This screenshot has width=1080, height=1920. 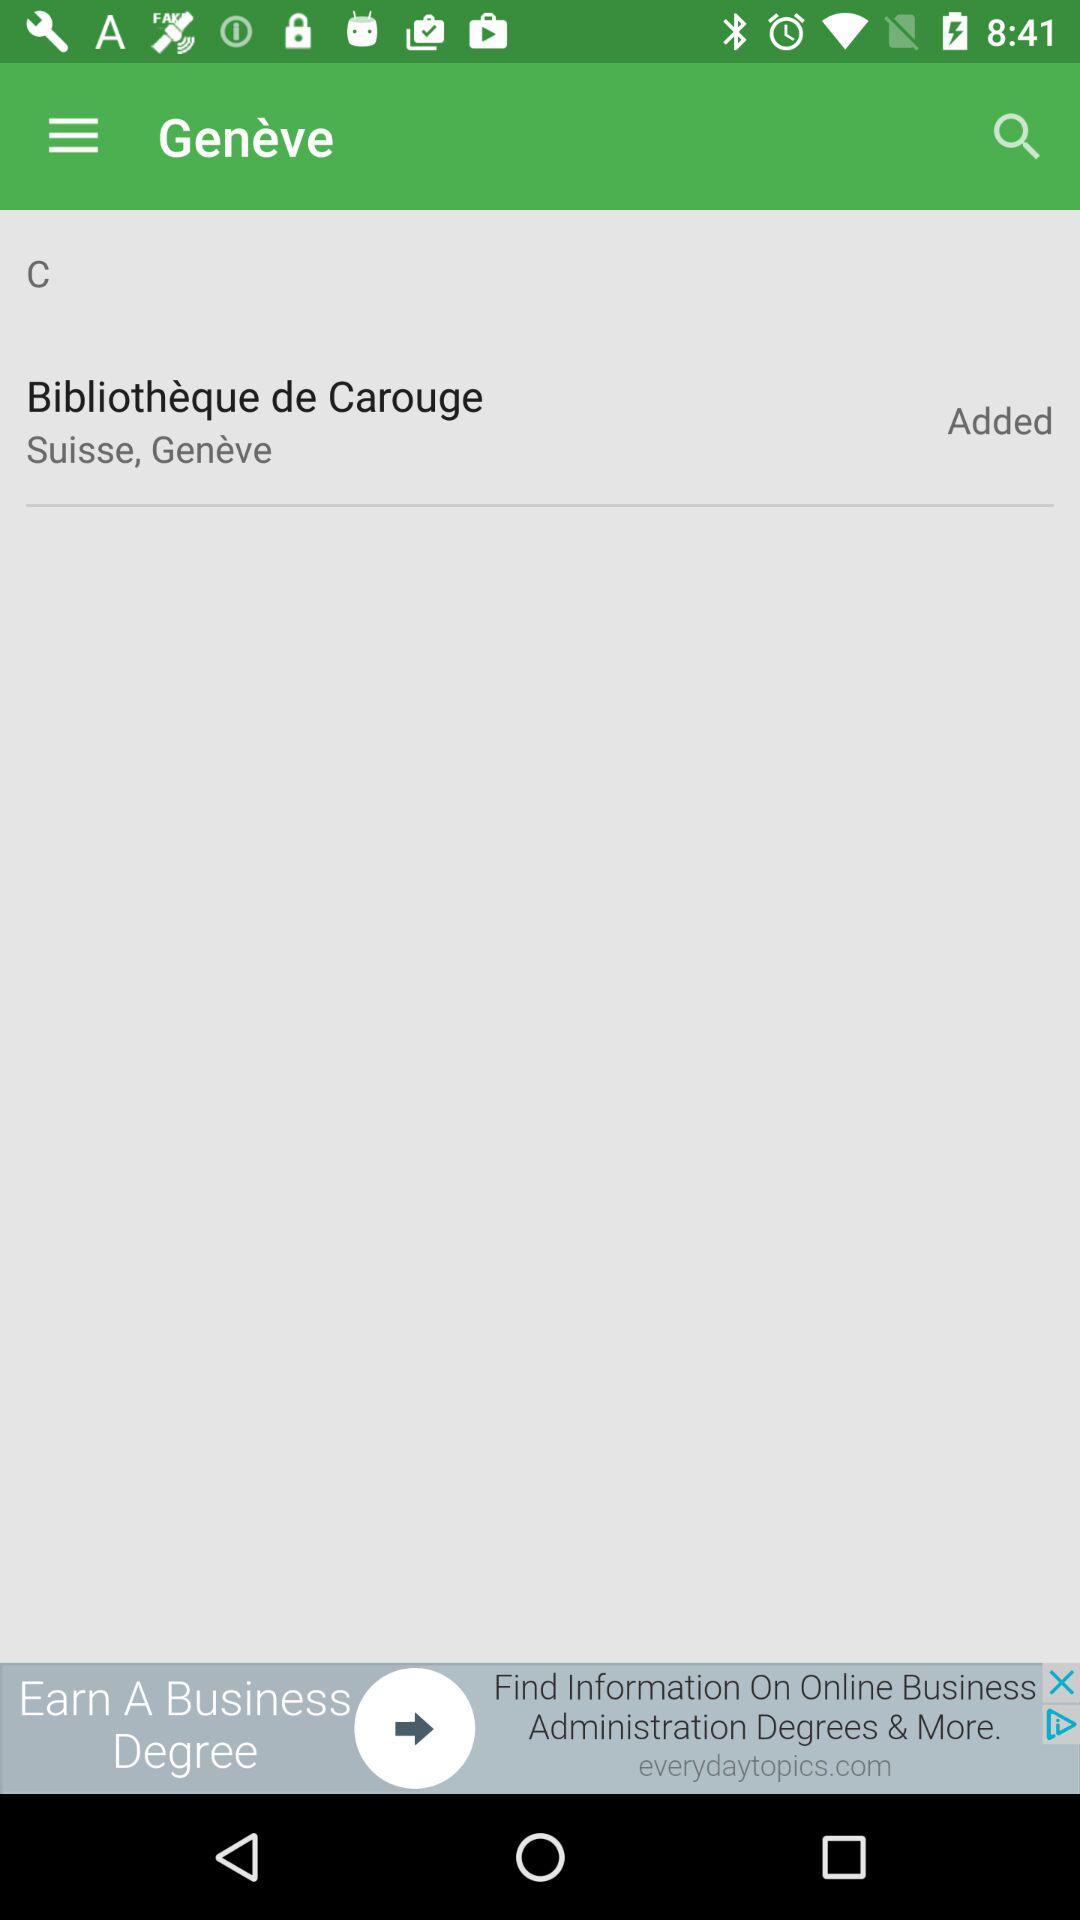 I want to click on go next, so click(x=540, y=1727).